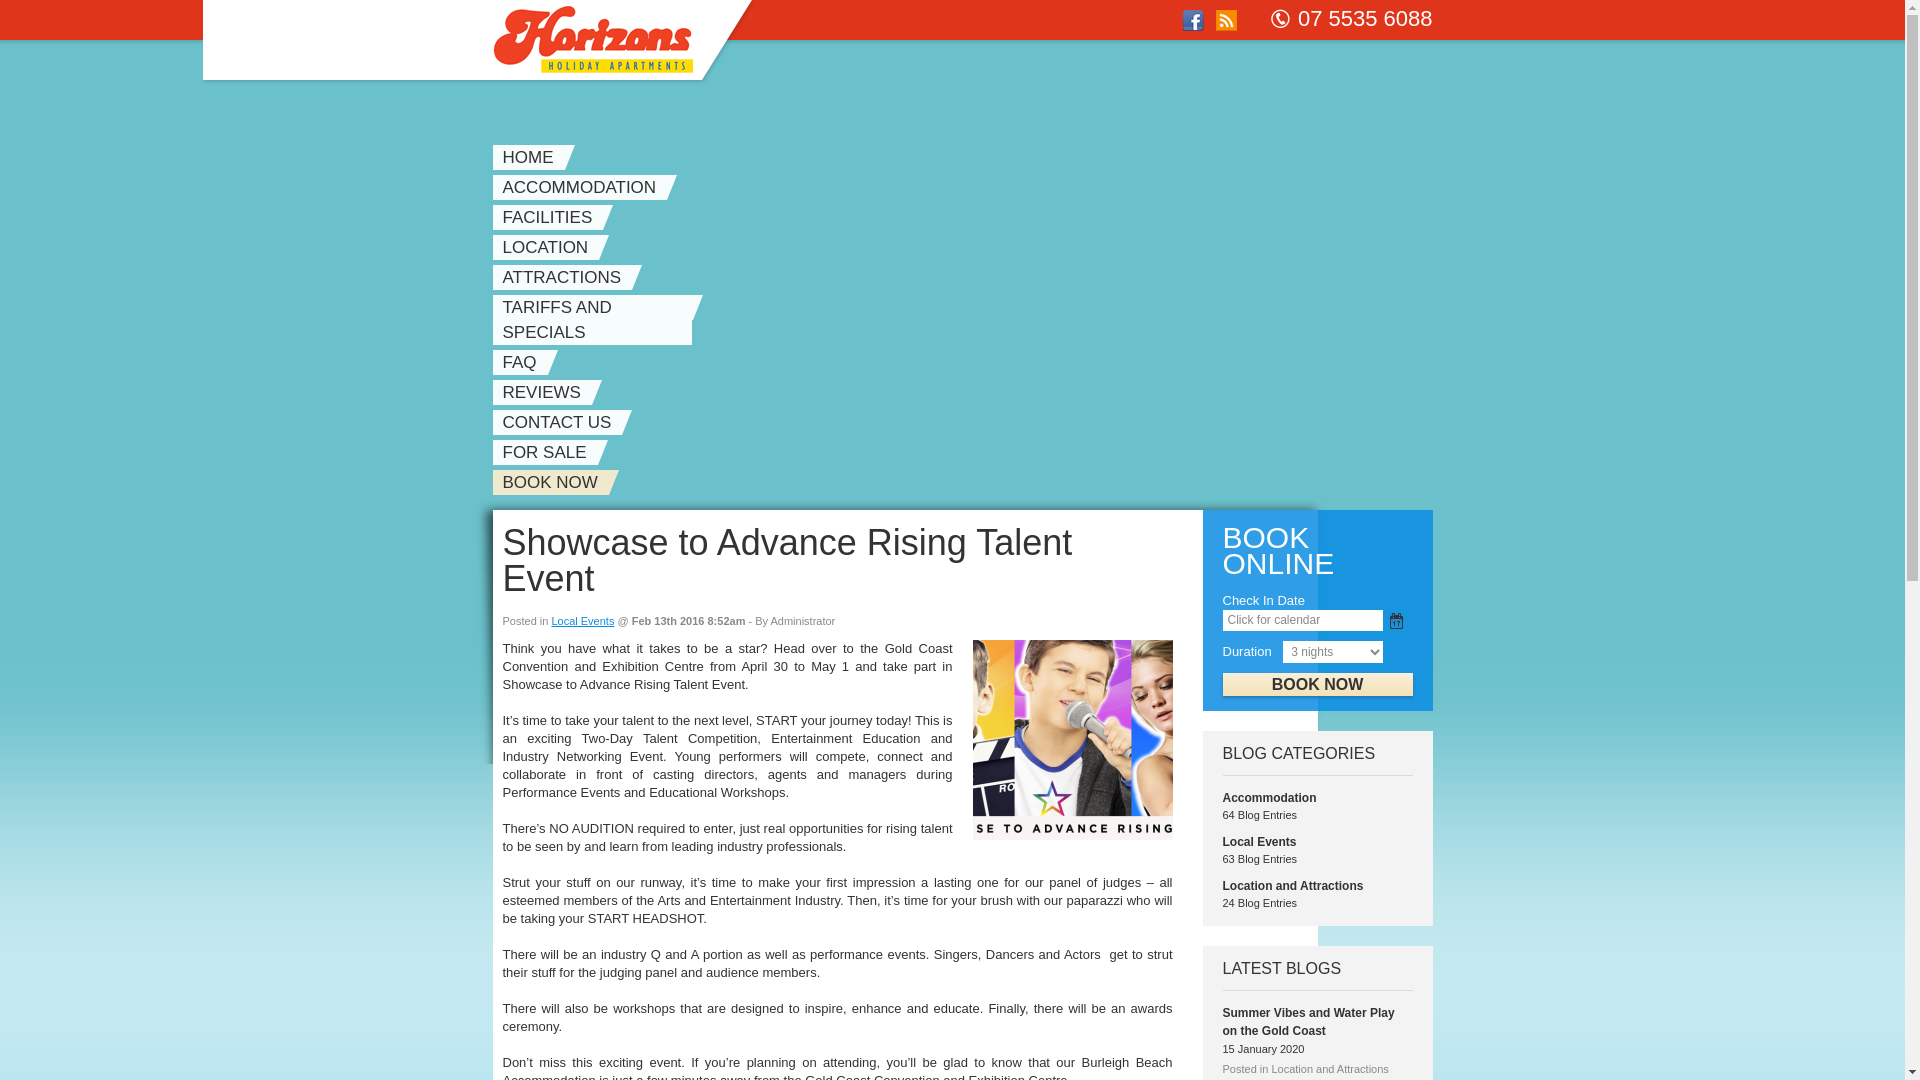 This screenshot has height=1080, width=1920. I want to click on 'CONTACT US', so click(491, 421).